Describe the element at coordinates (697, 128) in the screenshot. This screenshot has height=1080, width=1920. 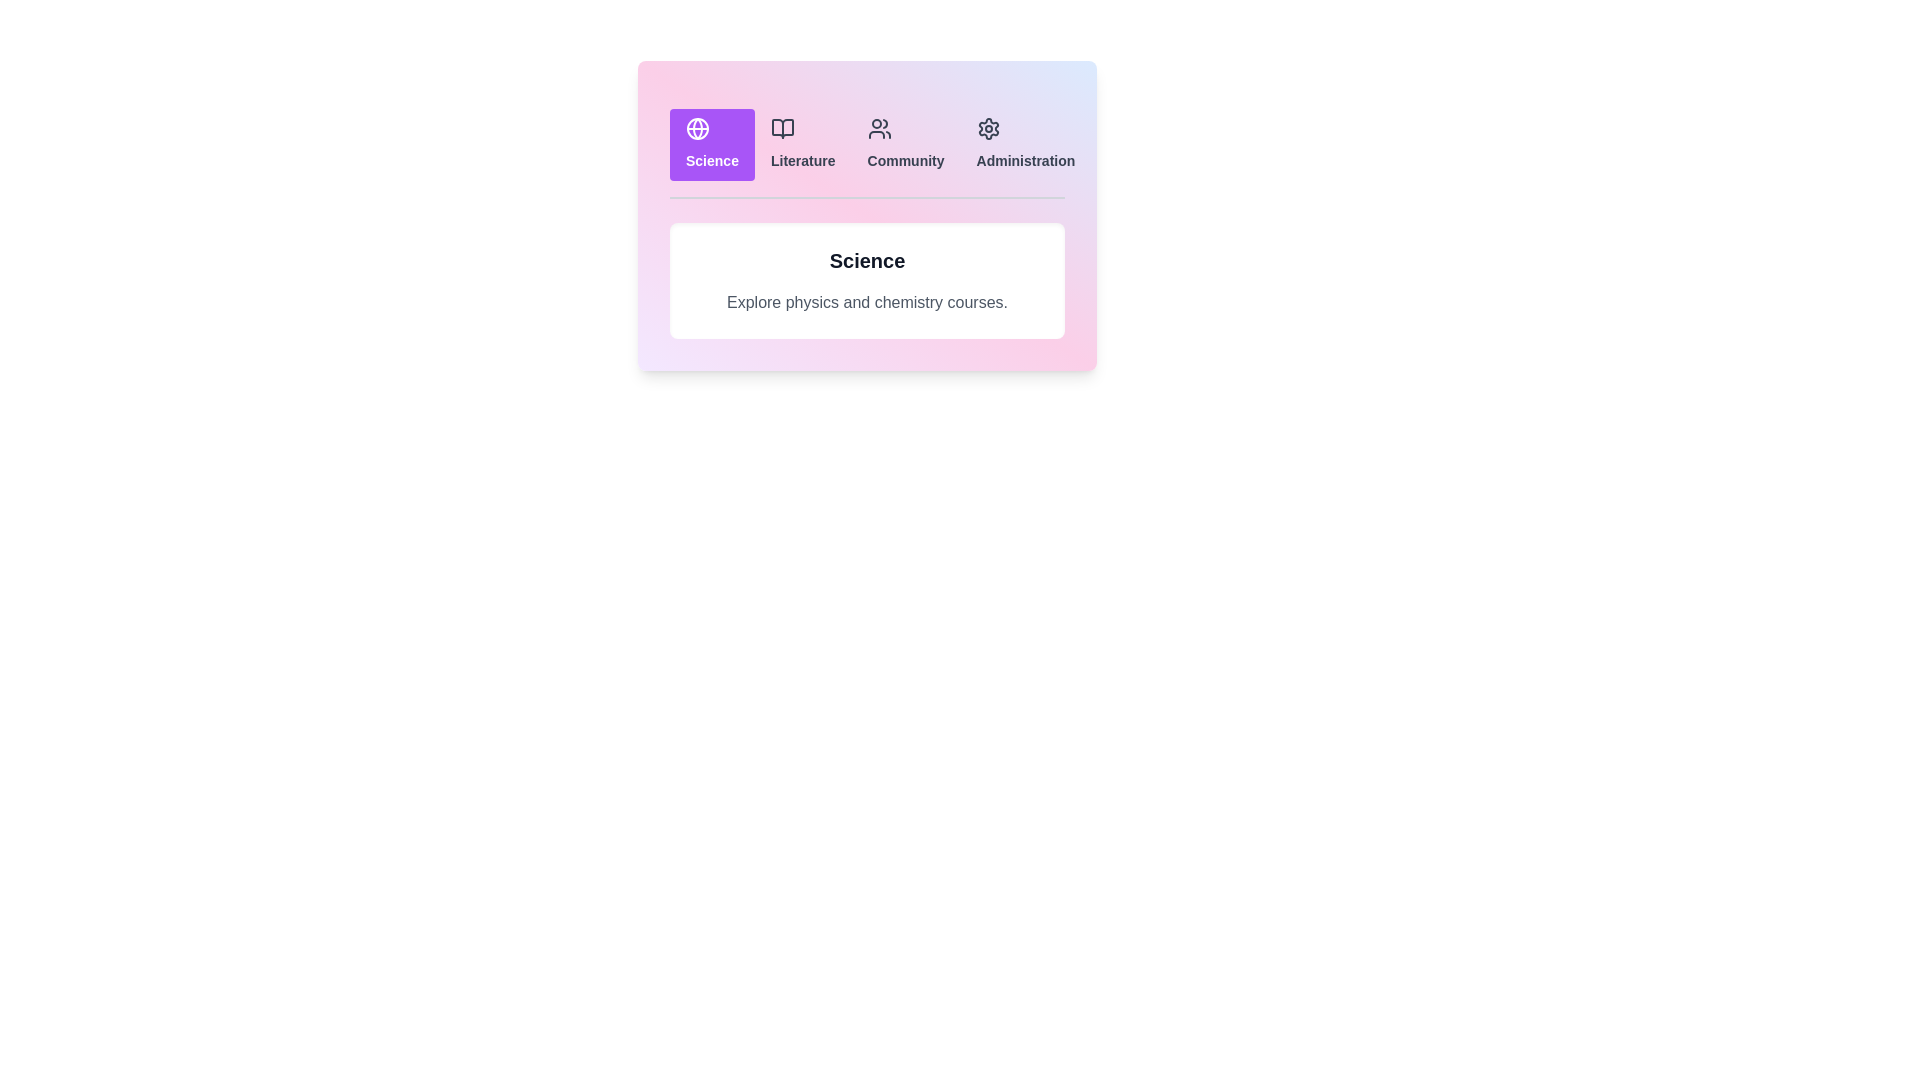
I see `the icon for the Science tab` at that location.